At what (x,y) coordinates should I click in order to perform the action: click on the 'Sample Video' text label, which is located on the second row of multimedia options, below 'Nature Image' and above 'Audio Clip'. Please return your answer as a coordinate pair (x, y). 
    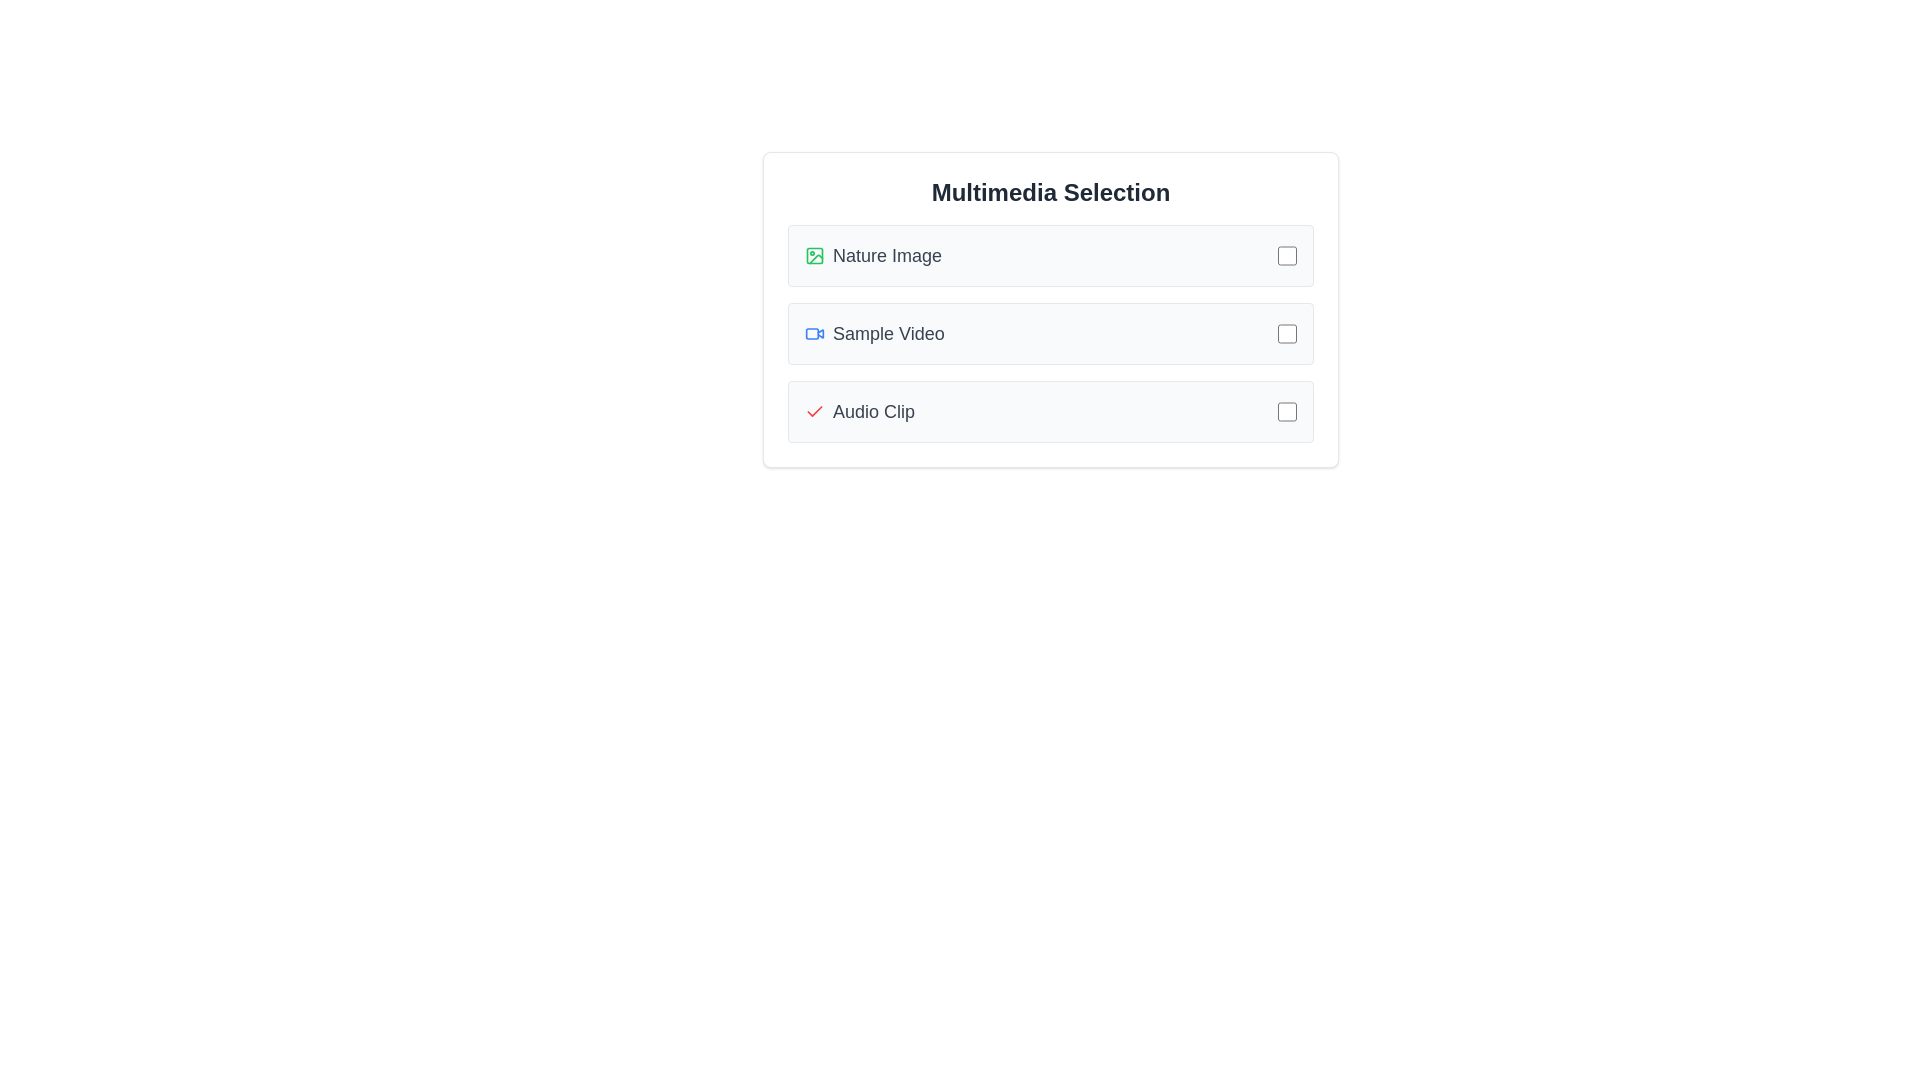
    Looking at the image, I should click on (887, 333).